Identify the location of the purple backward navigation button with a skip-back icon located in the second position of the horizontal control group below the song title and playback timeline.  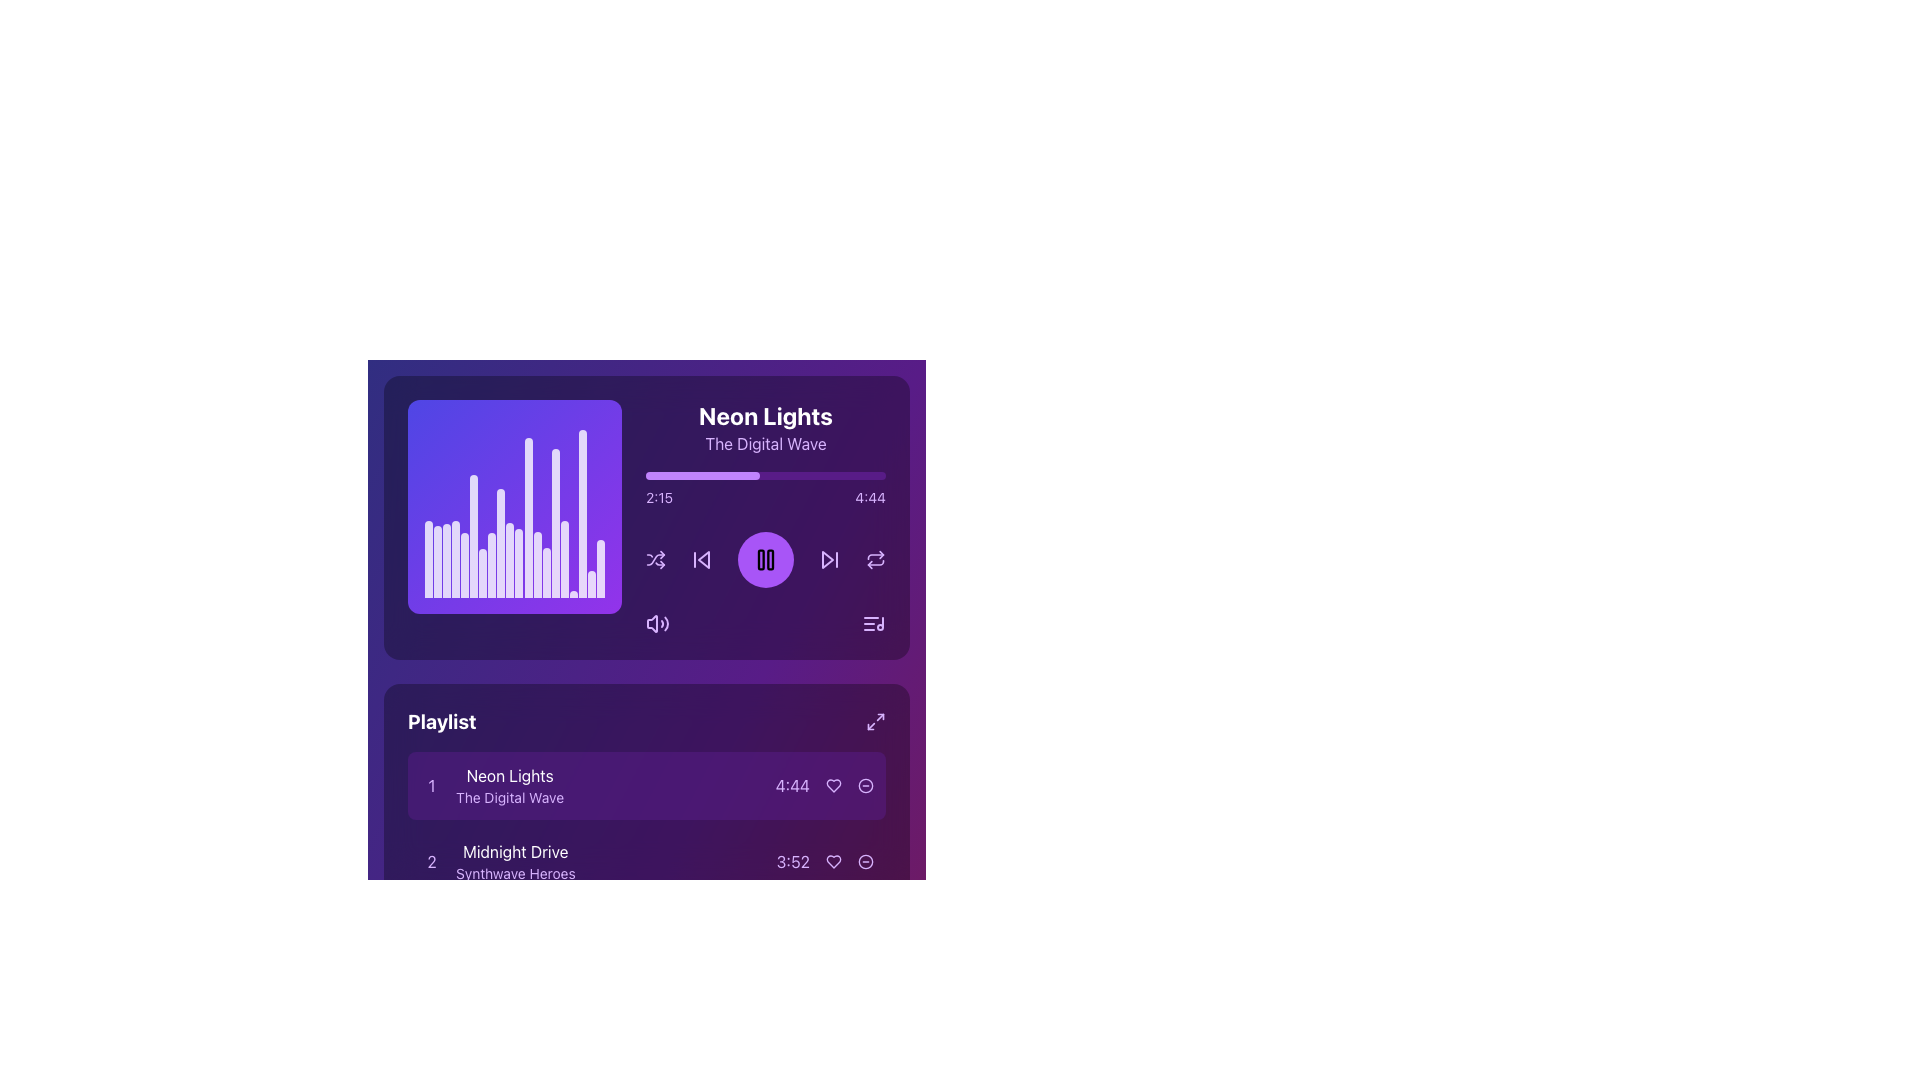
(701, 559).